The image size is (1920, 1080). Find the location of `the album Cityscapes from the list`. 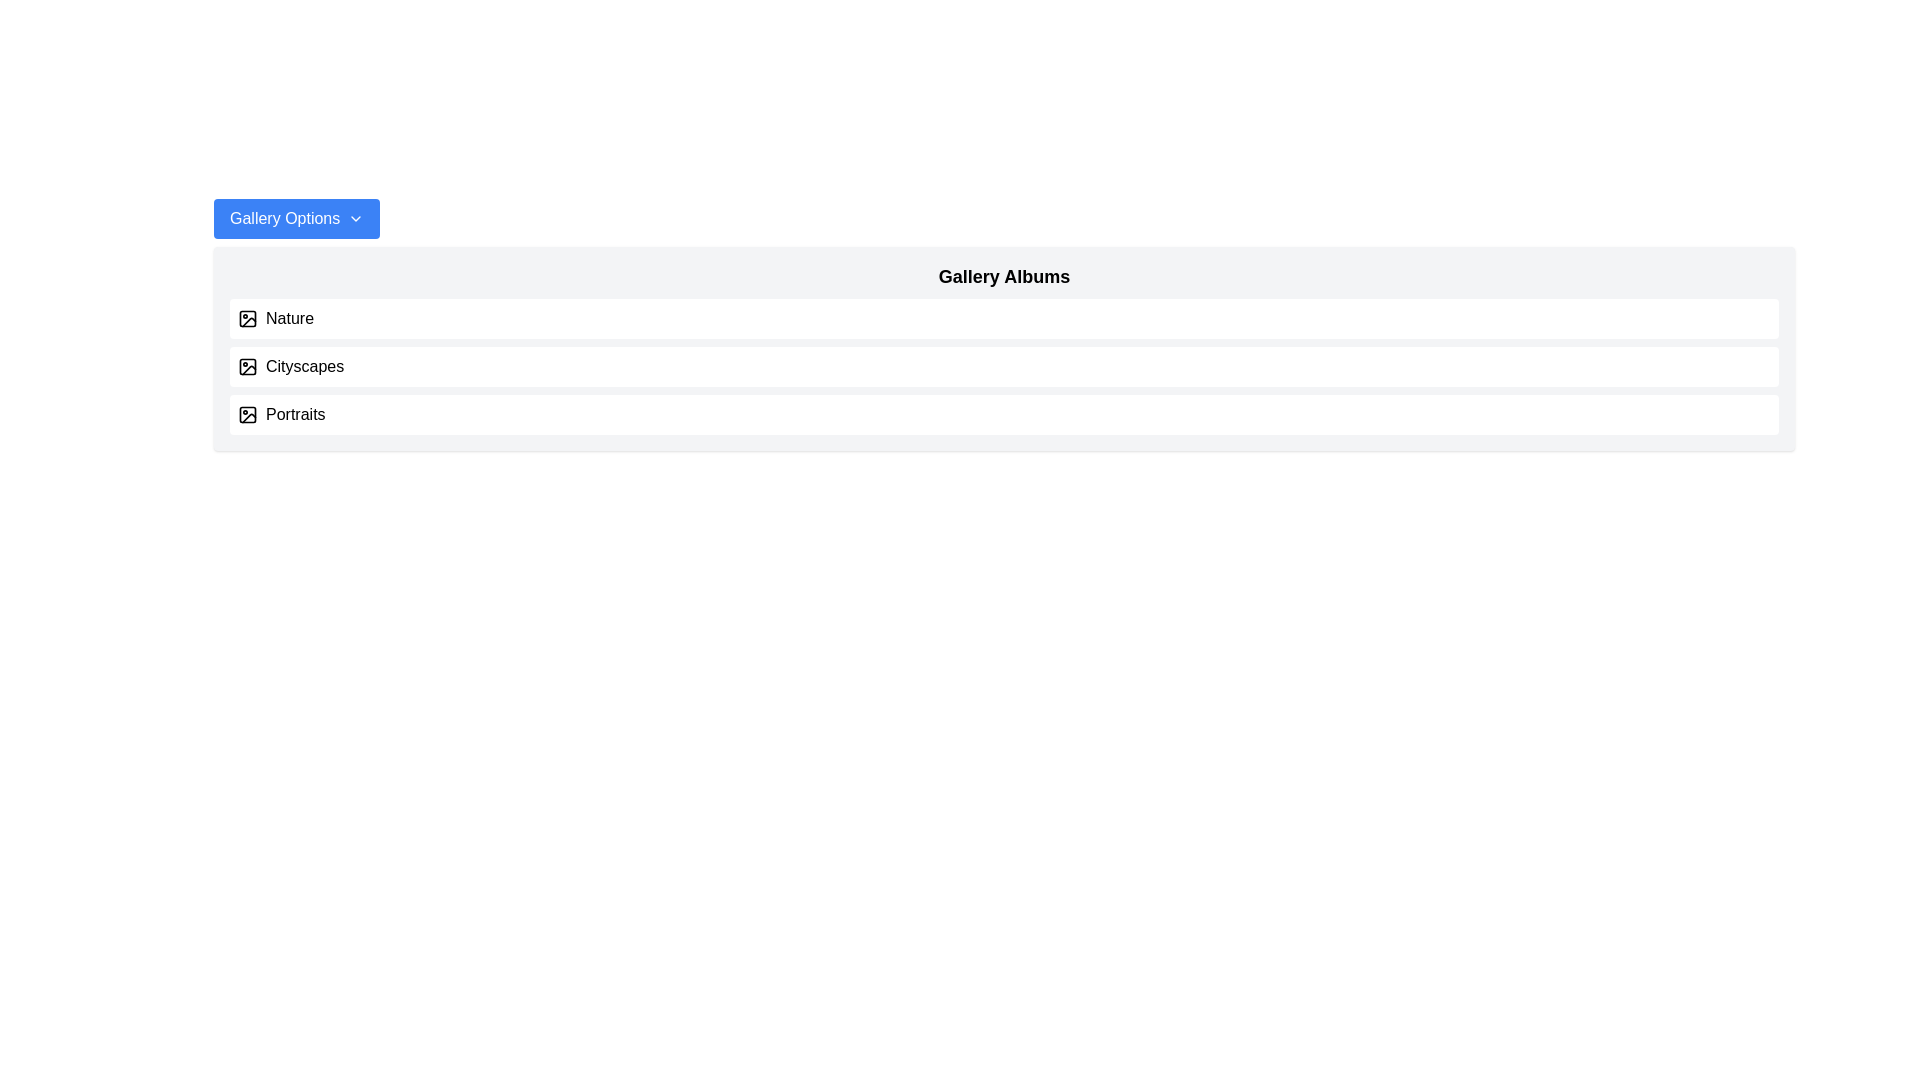

the album Cityscapes from the list is located at coordinates (1004, 366).